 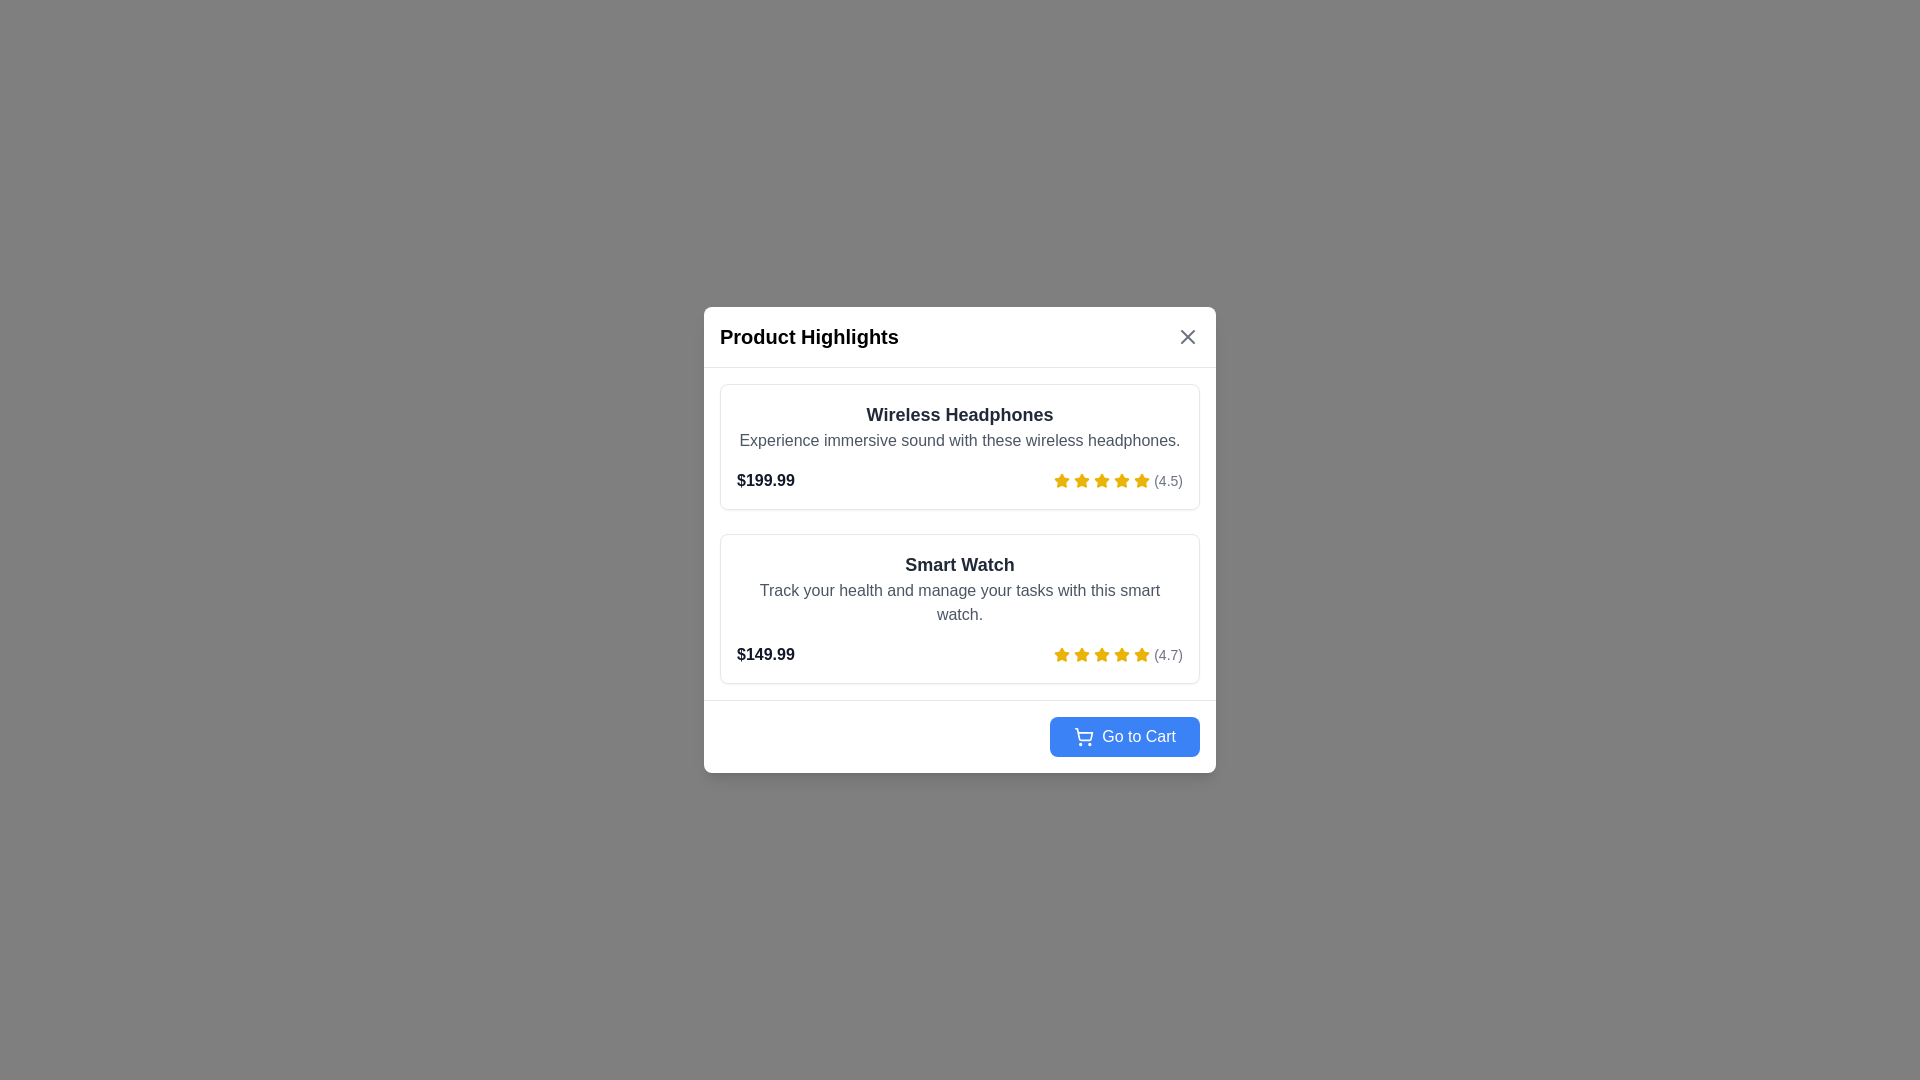 What do you see at coordinates (1081, 481) in the screenshot?
I see `the third yellow star icon in the 5-star rating system next to the title 'Wireless Headphones'` at bounding box center [1081, 481].